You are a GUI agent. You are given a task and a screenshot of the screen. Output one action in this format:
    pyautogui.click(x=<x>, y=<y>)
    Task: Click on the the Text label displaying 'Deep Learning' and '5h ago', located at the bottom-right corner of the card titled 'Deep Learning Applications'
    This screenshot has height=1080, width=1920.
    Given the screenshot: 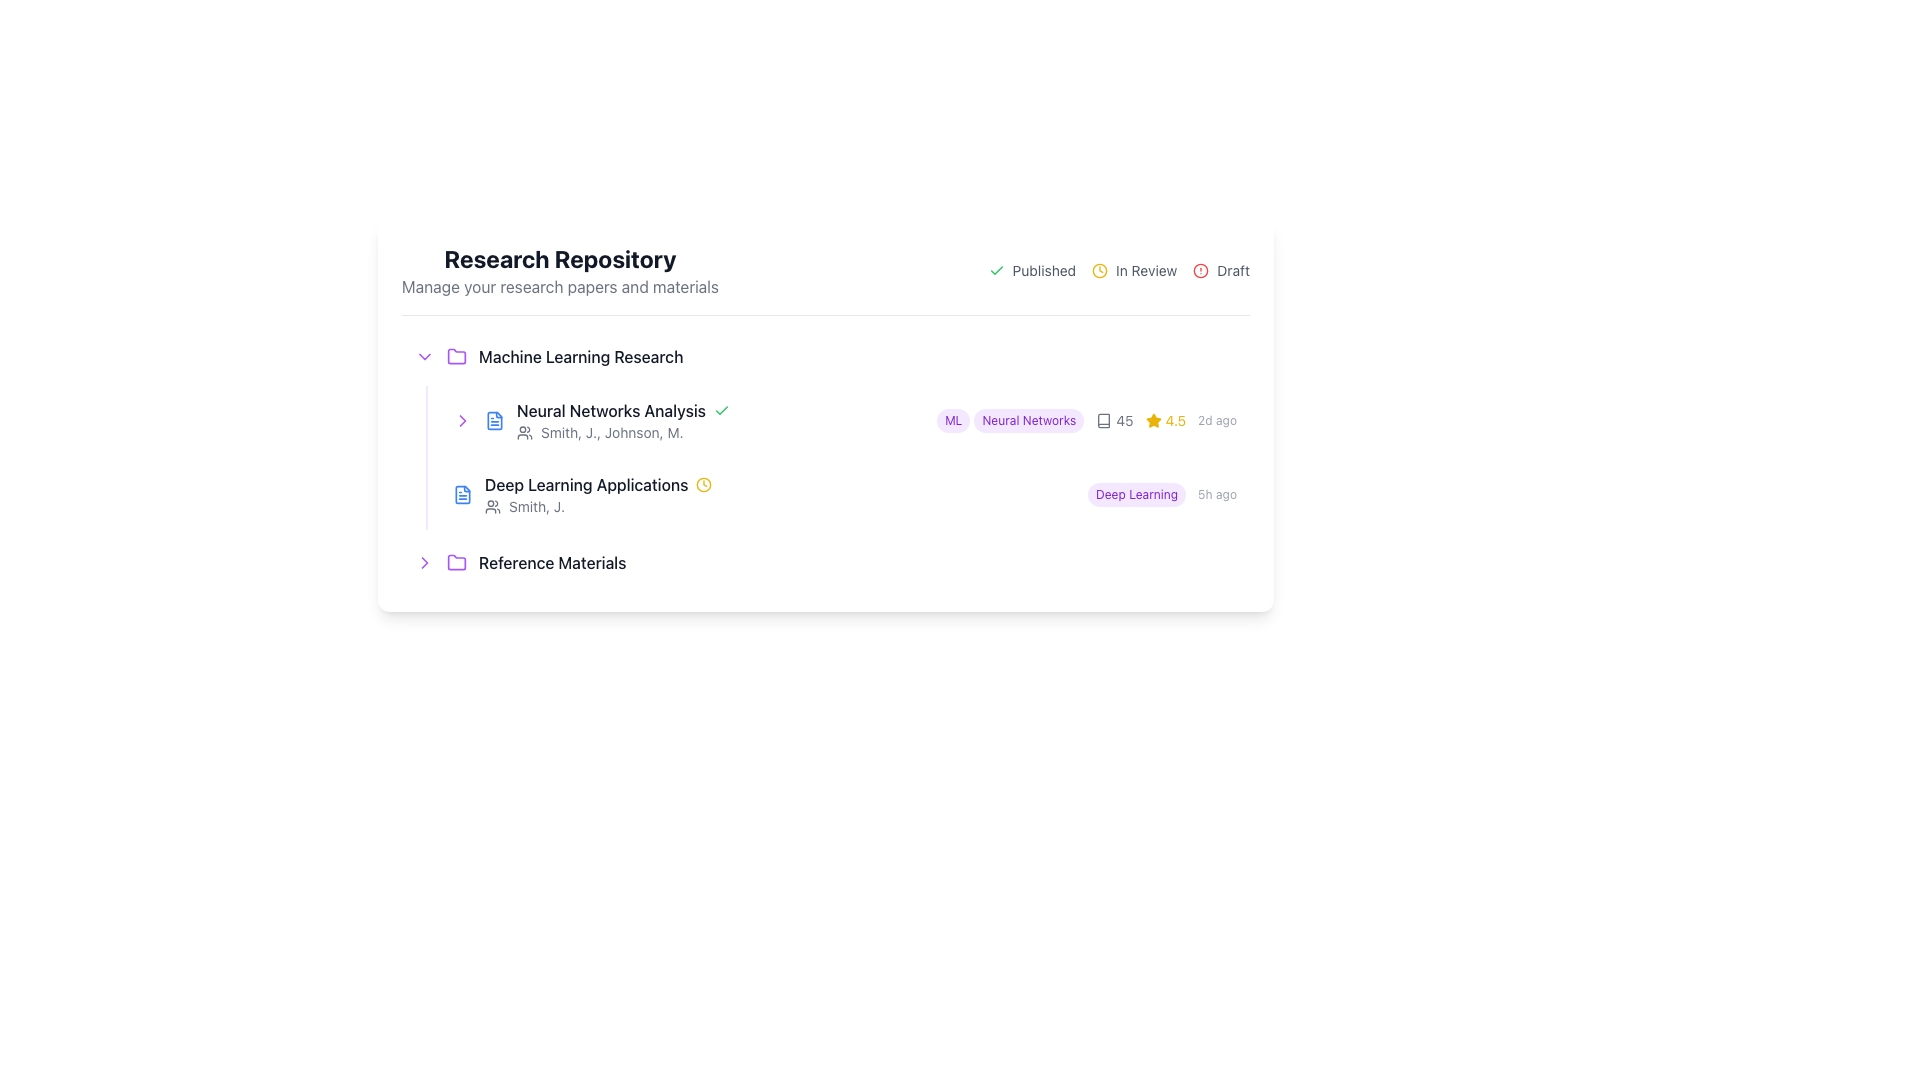 What is the action you would take?
    pyautogui.click(x=1162, y=494)
    